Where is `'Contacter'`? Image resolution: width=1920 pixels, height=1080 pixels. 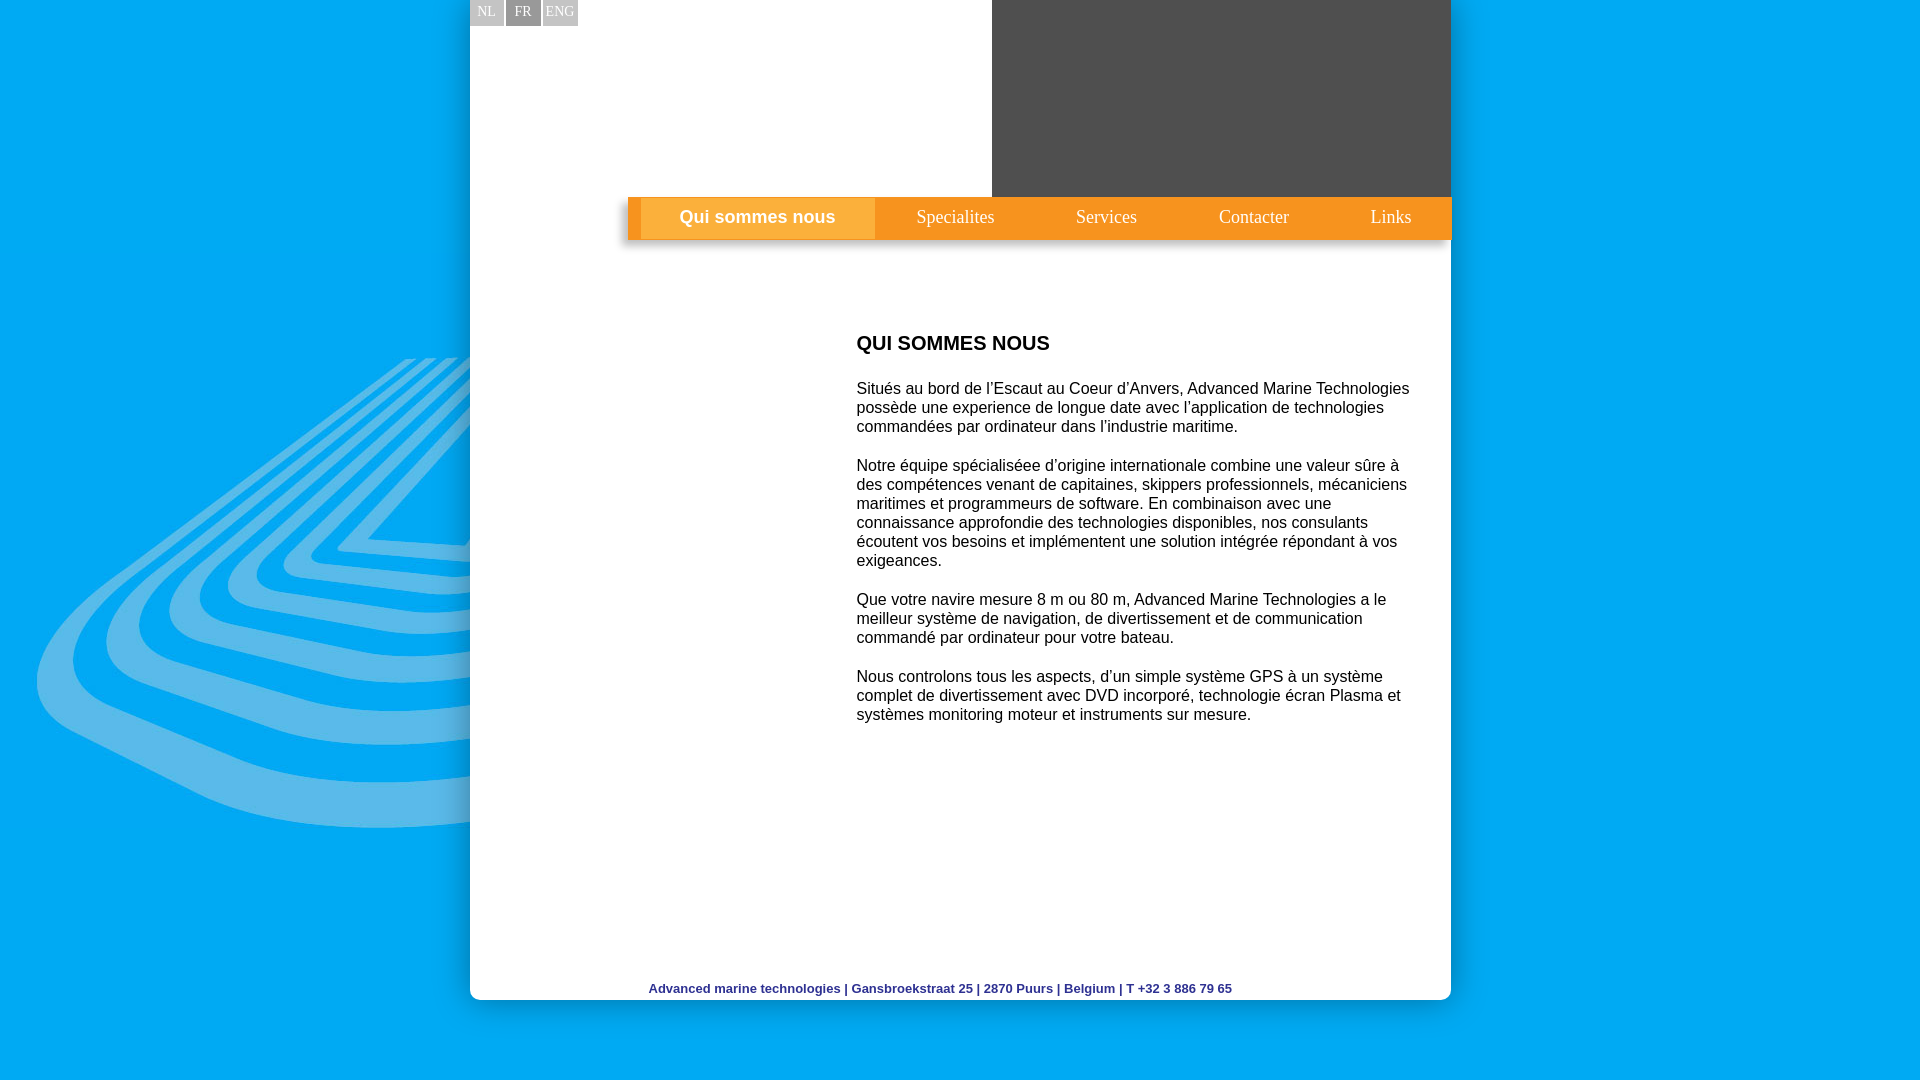
'Contacter' is located at coordinates (1252, 218).